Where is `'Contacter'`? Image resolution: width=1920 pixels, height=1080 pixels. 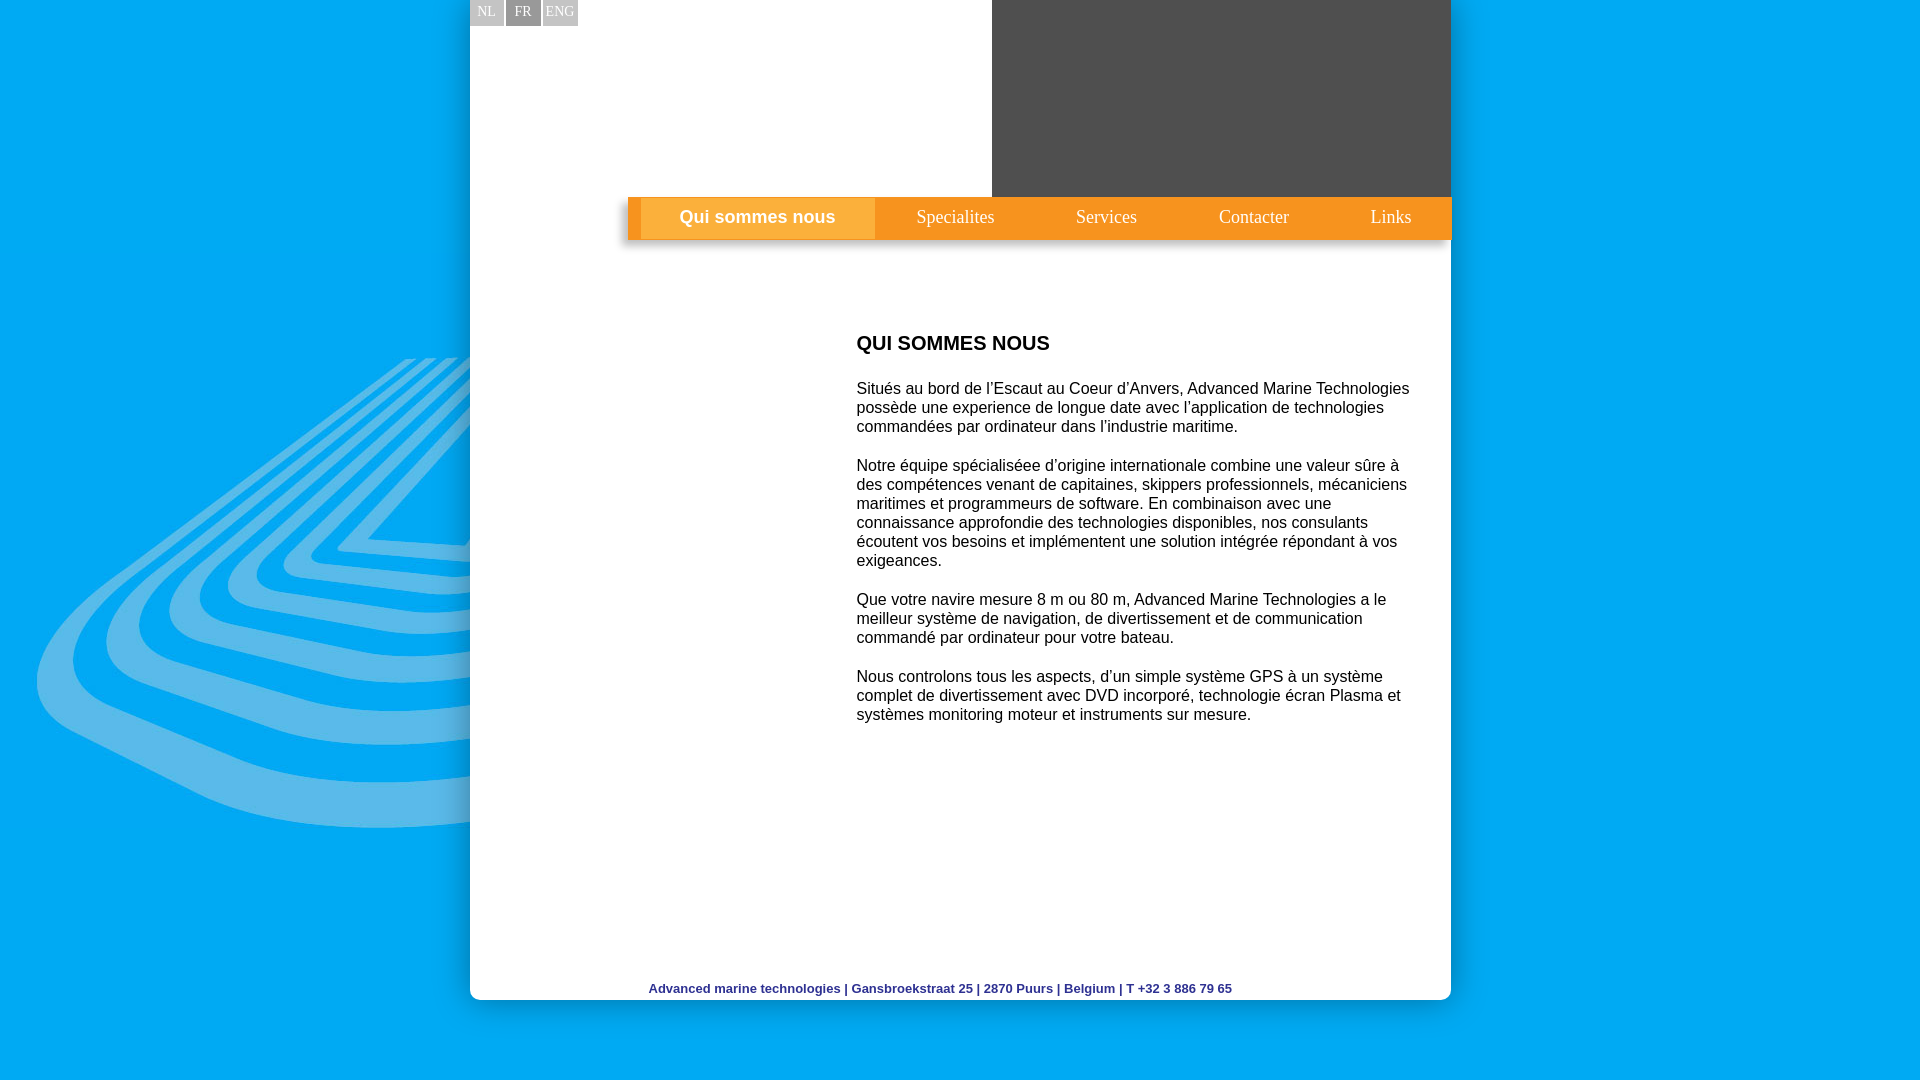
'Contacter' is located at coordinates (1252, 218).